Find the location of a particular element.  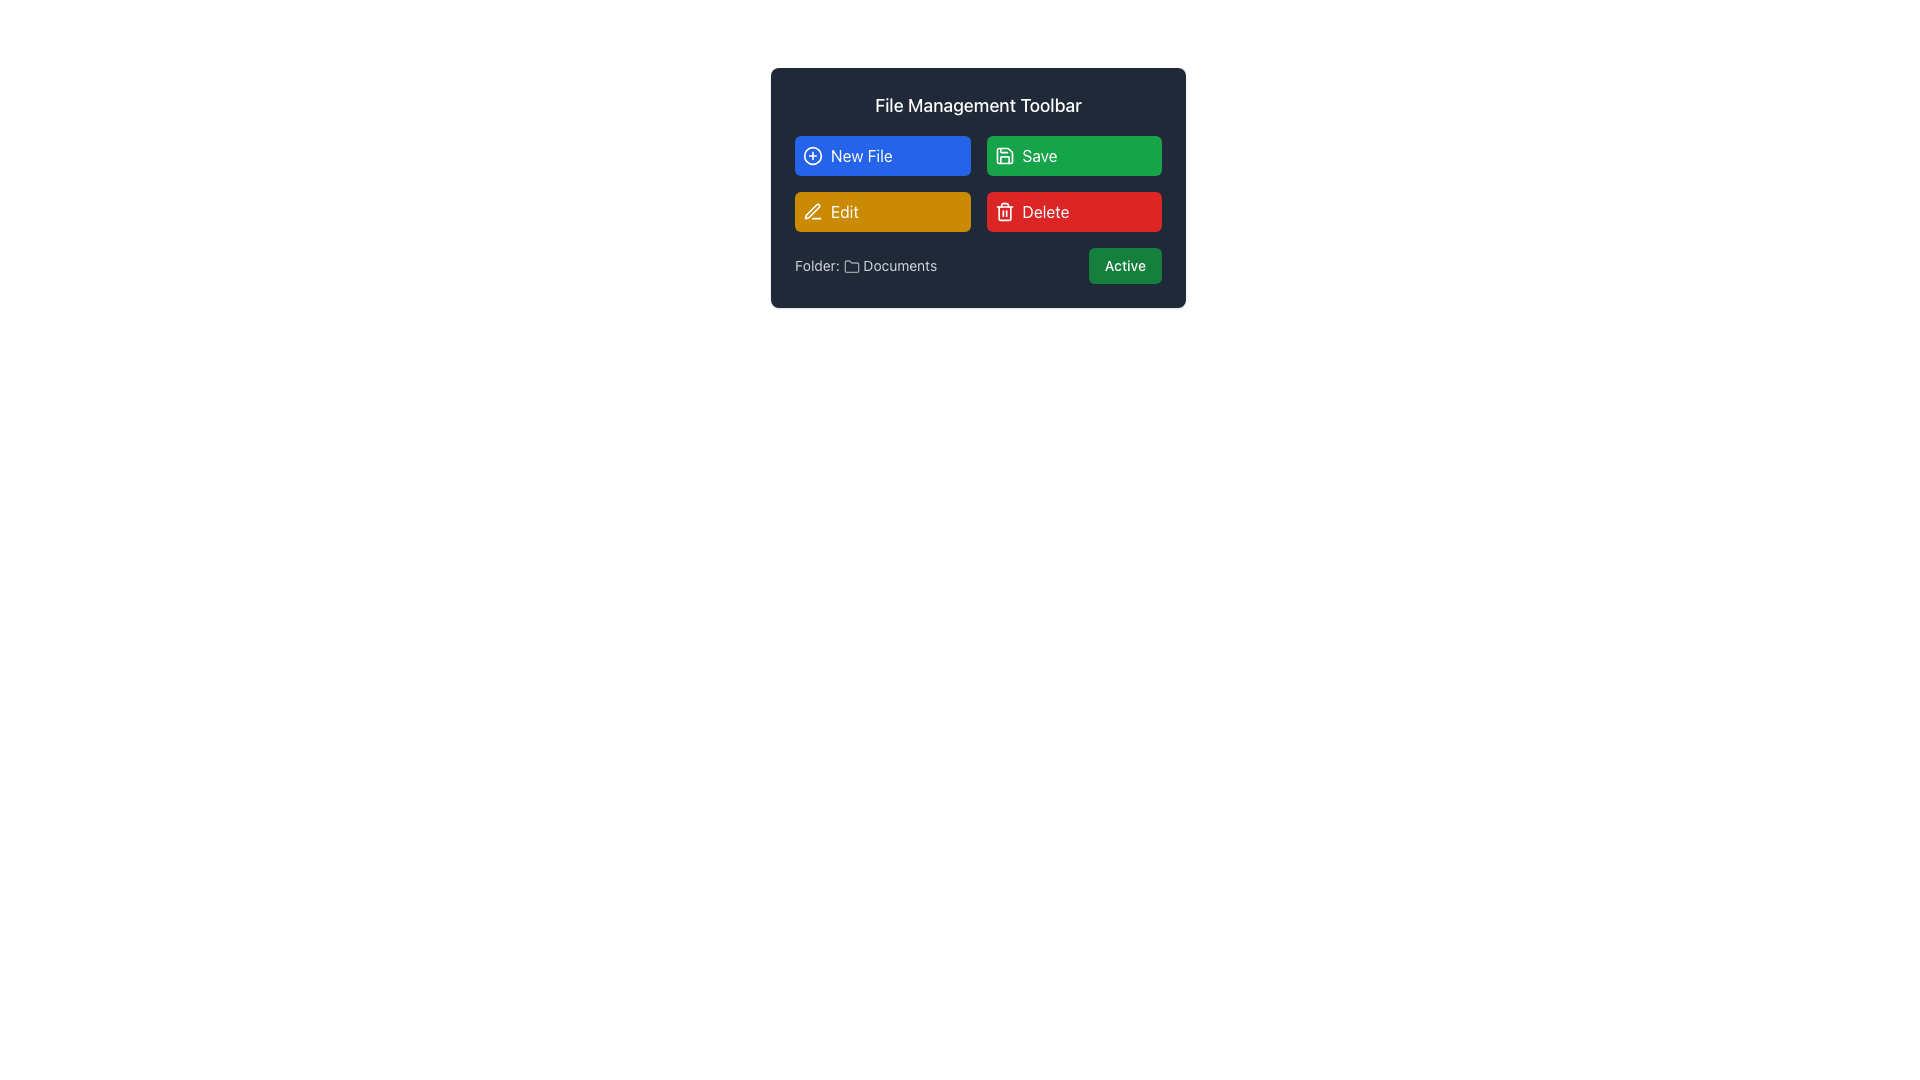

the blue rectangular button labeled 'New File' with a white '+' icon to observe any hover effects is located at coordinates (881, 154).